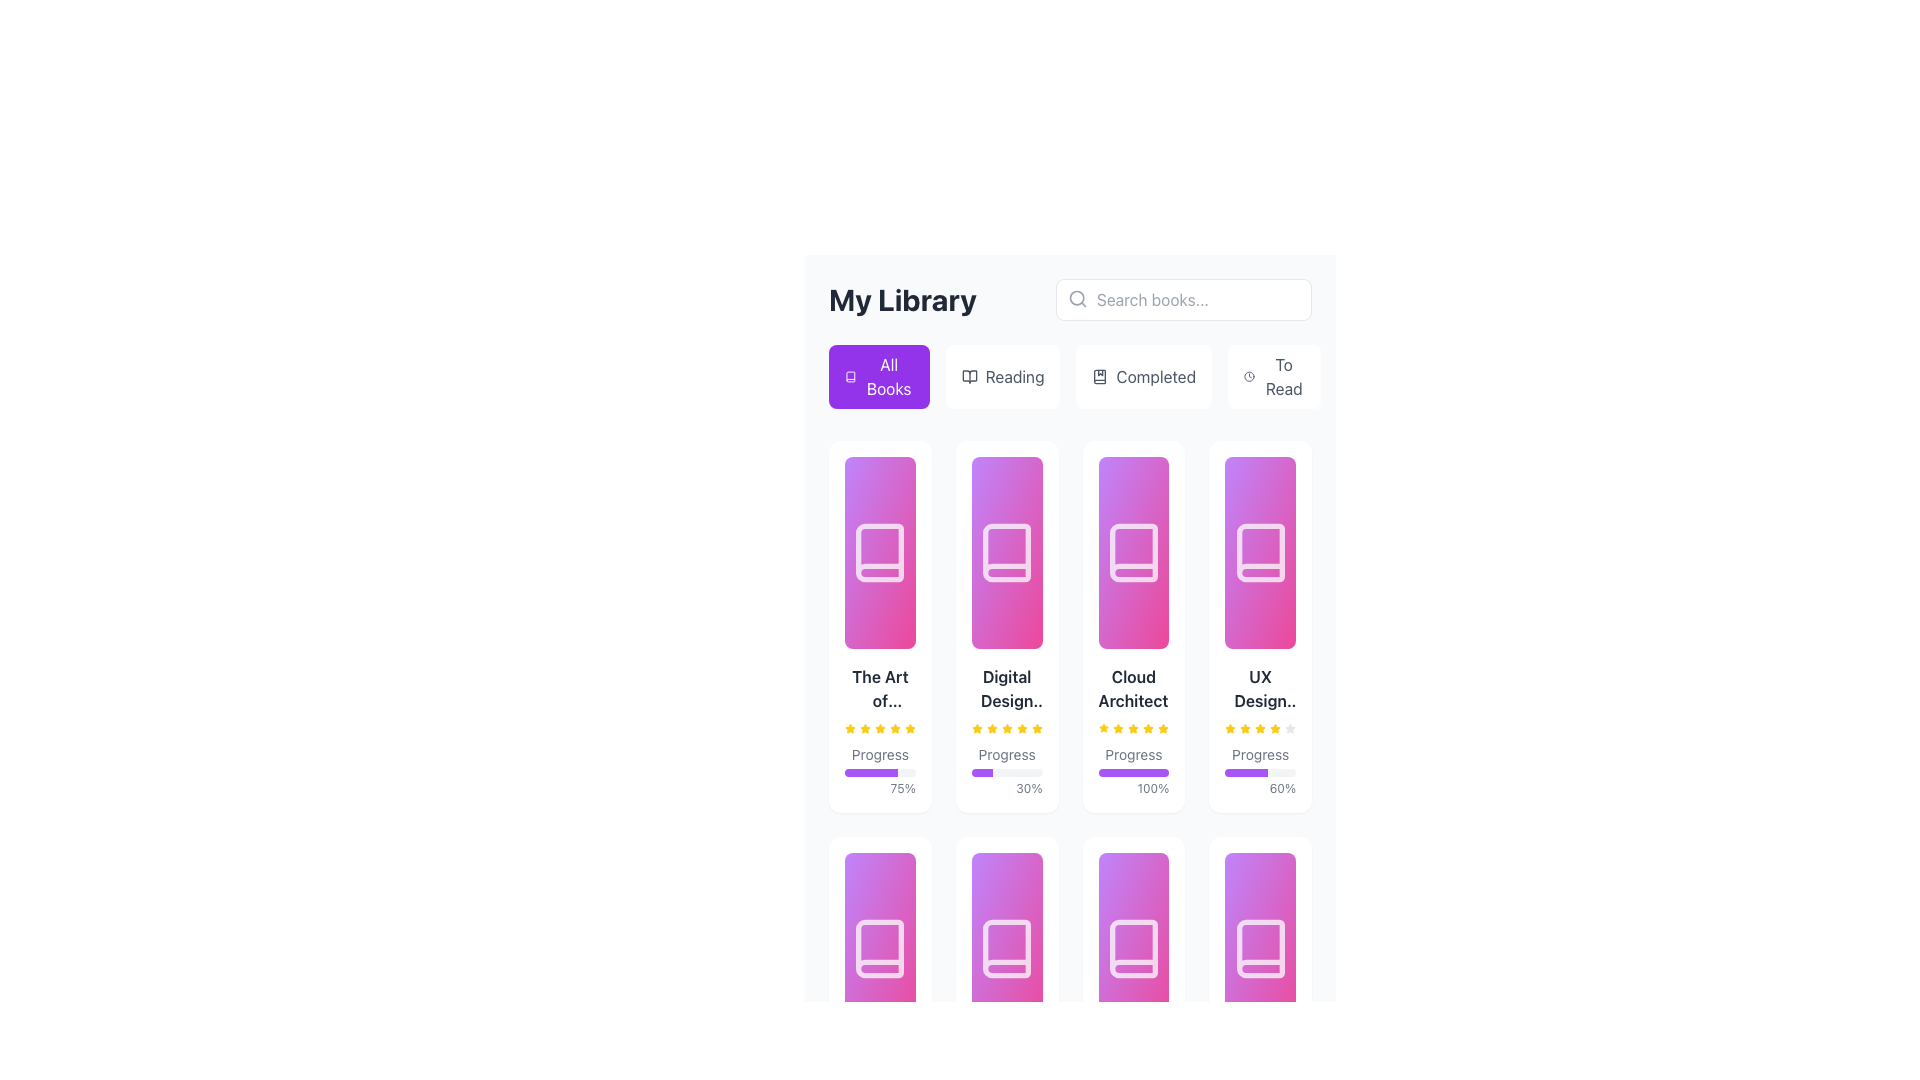 Image resolution: width=1920 pixels, height=1080 pixels. I want to click on the fourth star in the five-star rating system located below the title 'The Art of...' in the first item of the top left card of the grid to interact with the rating system, so click(879, 728).